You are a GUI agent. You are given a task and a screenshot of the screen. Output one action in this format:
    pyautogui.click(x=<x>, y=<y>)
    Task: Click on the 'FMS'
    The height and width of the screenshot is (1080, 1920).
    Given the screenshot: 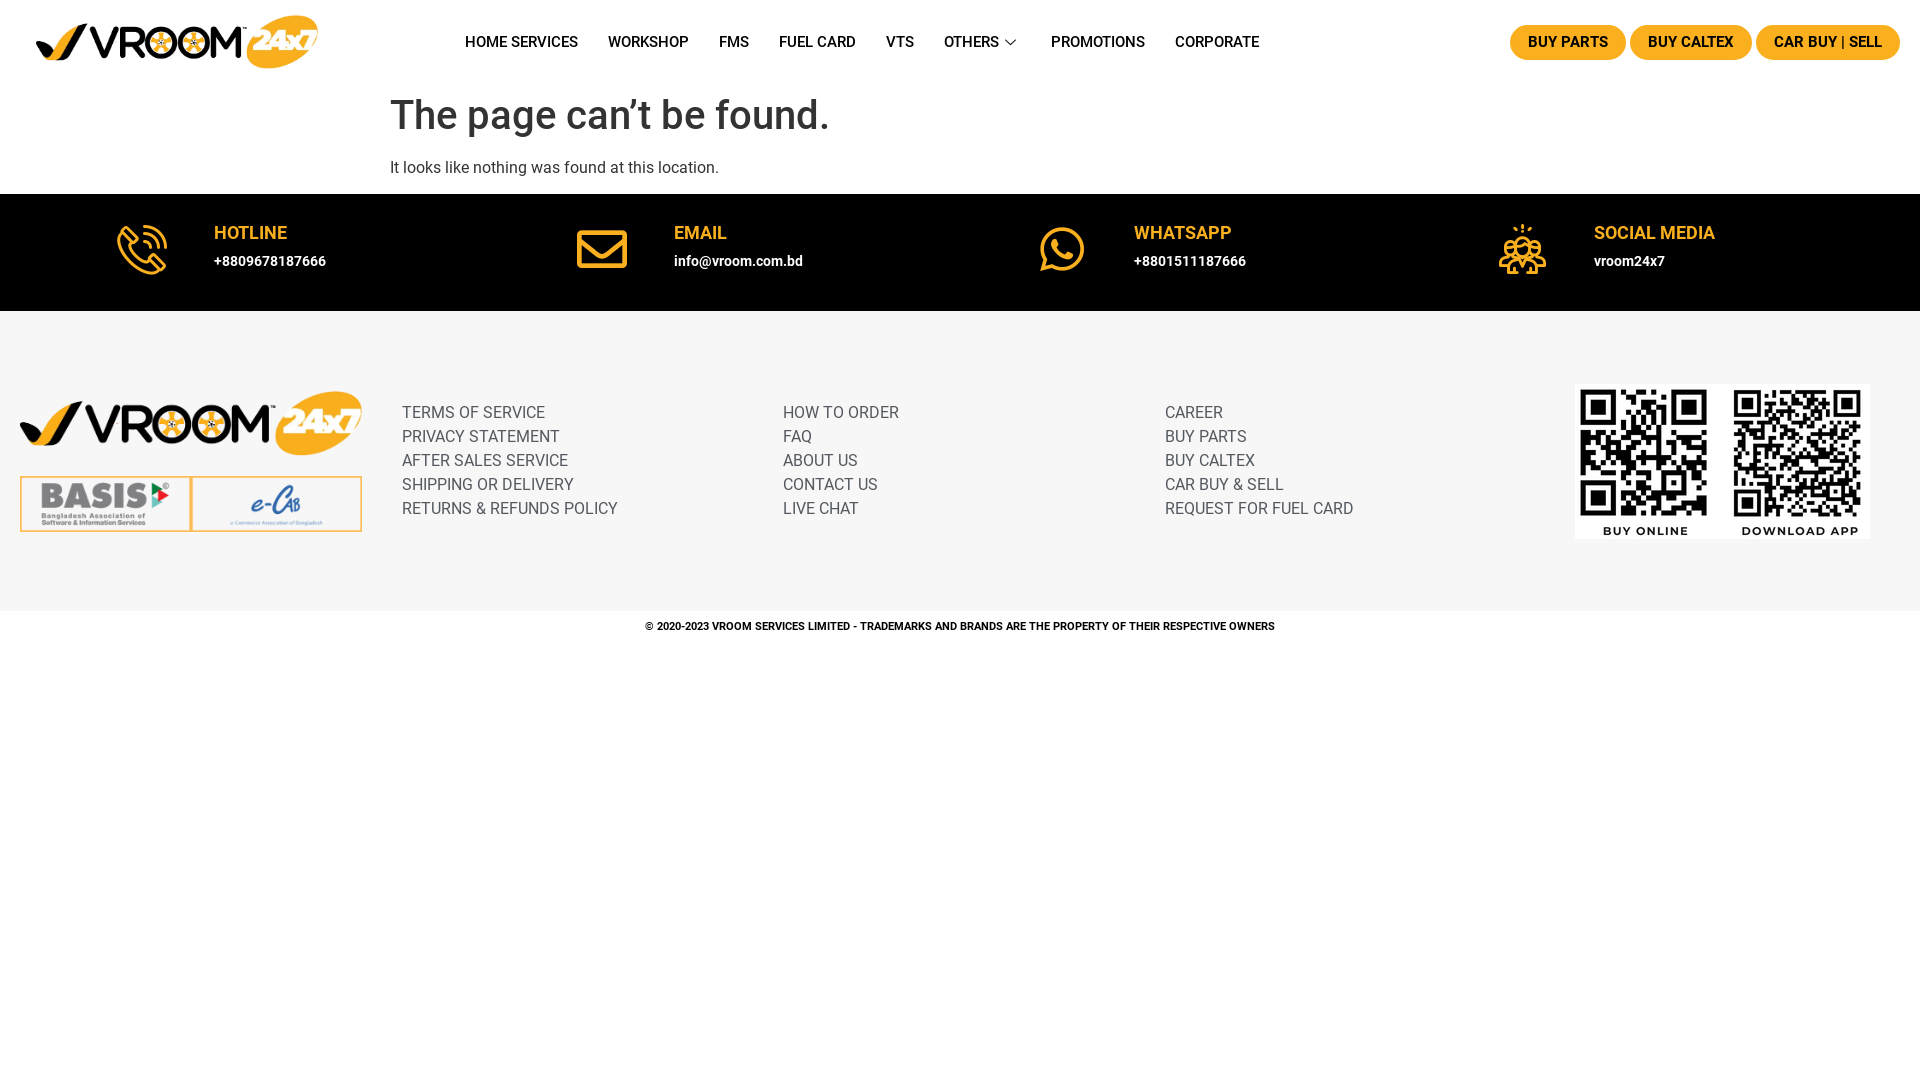 What is the action you would take?
    pyautogui.click(x=733, y=42)
    